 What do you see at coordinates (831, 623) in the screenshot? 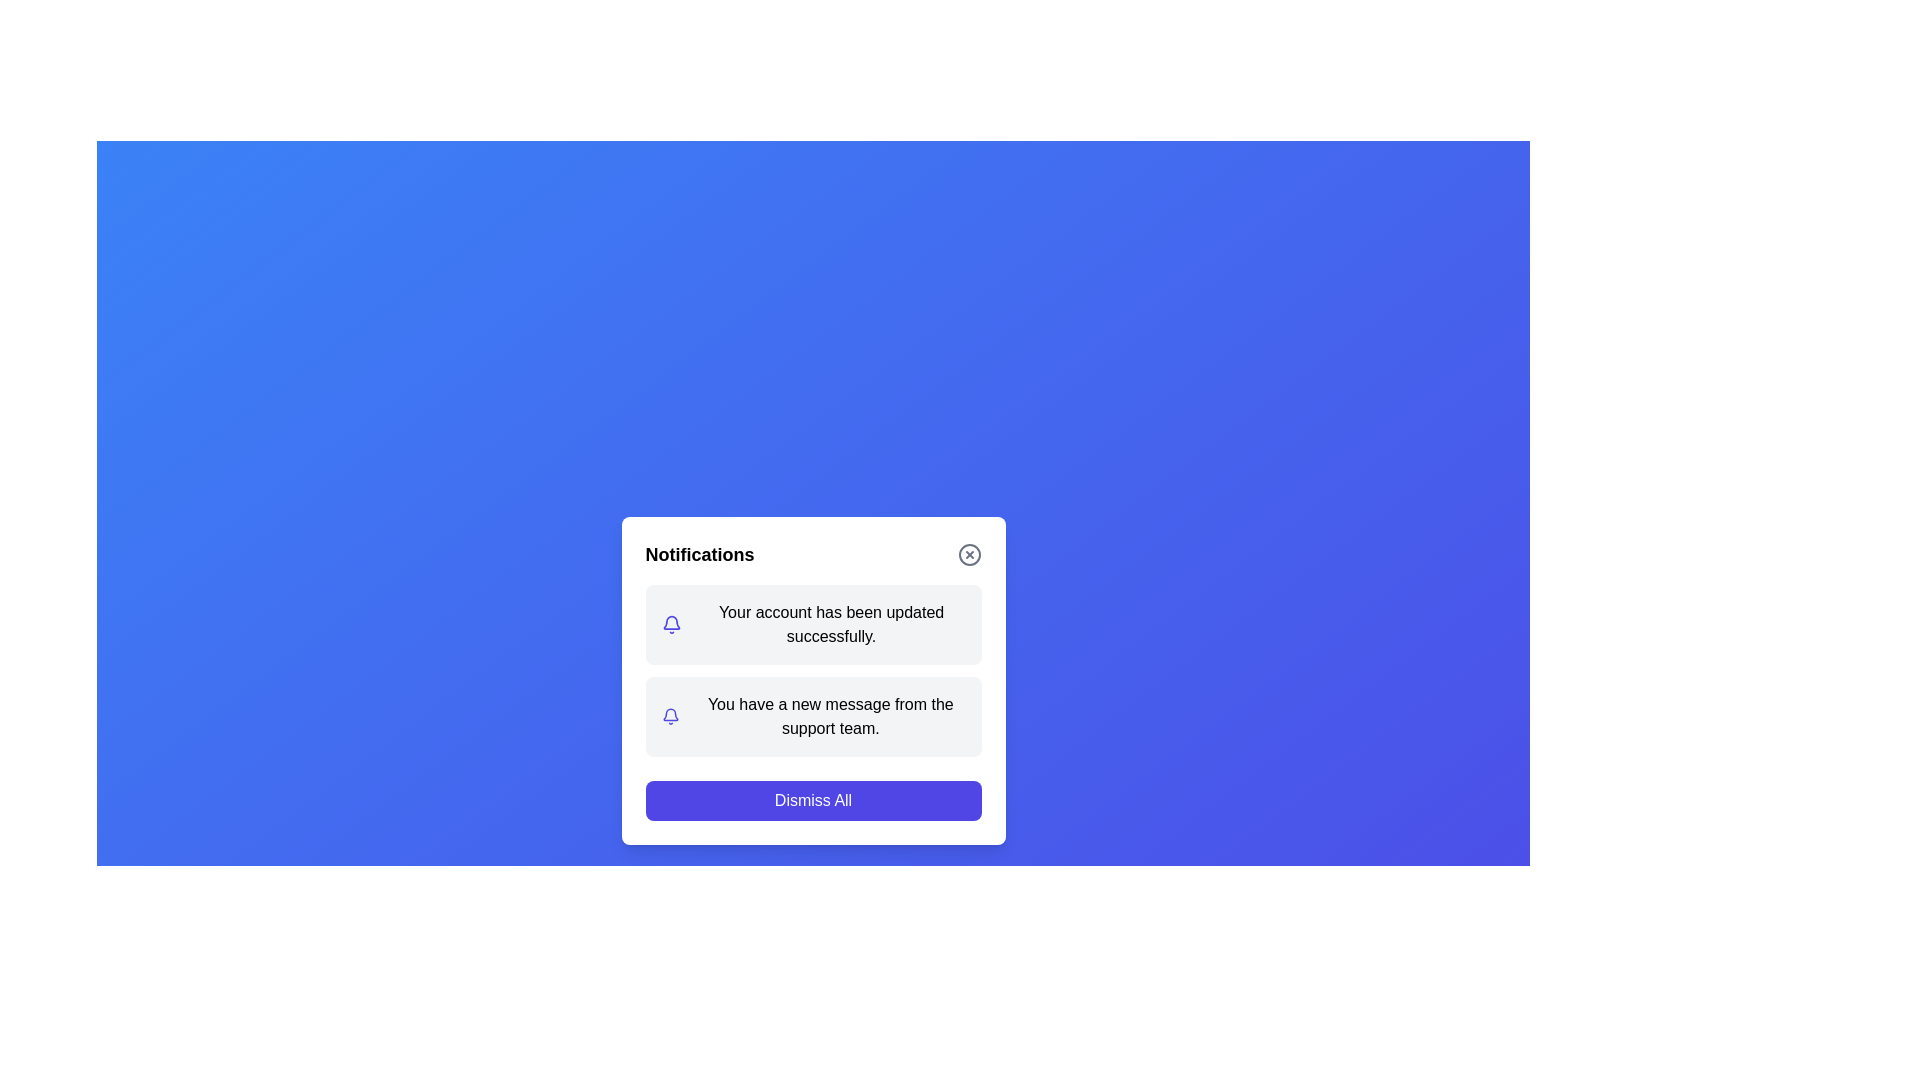
I see `the static text notification label that provides feedback about the successful update of account settings, which is located in the middle portion of the notification modal, below the notification icon` at bounding box center [831, 623].